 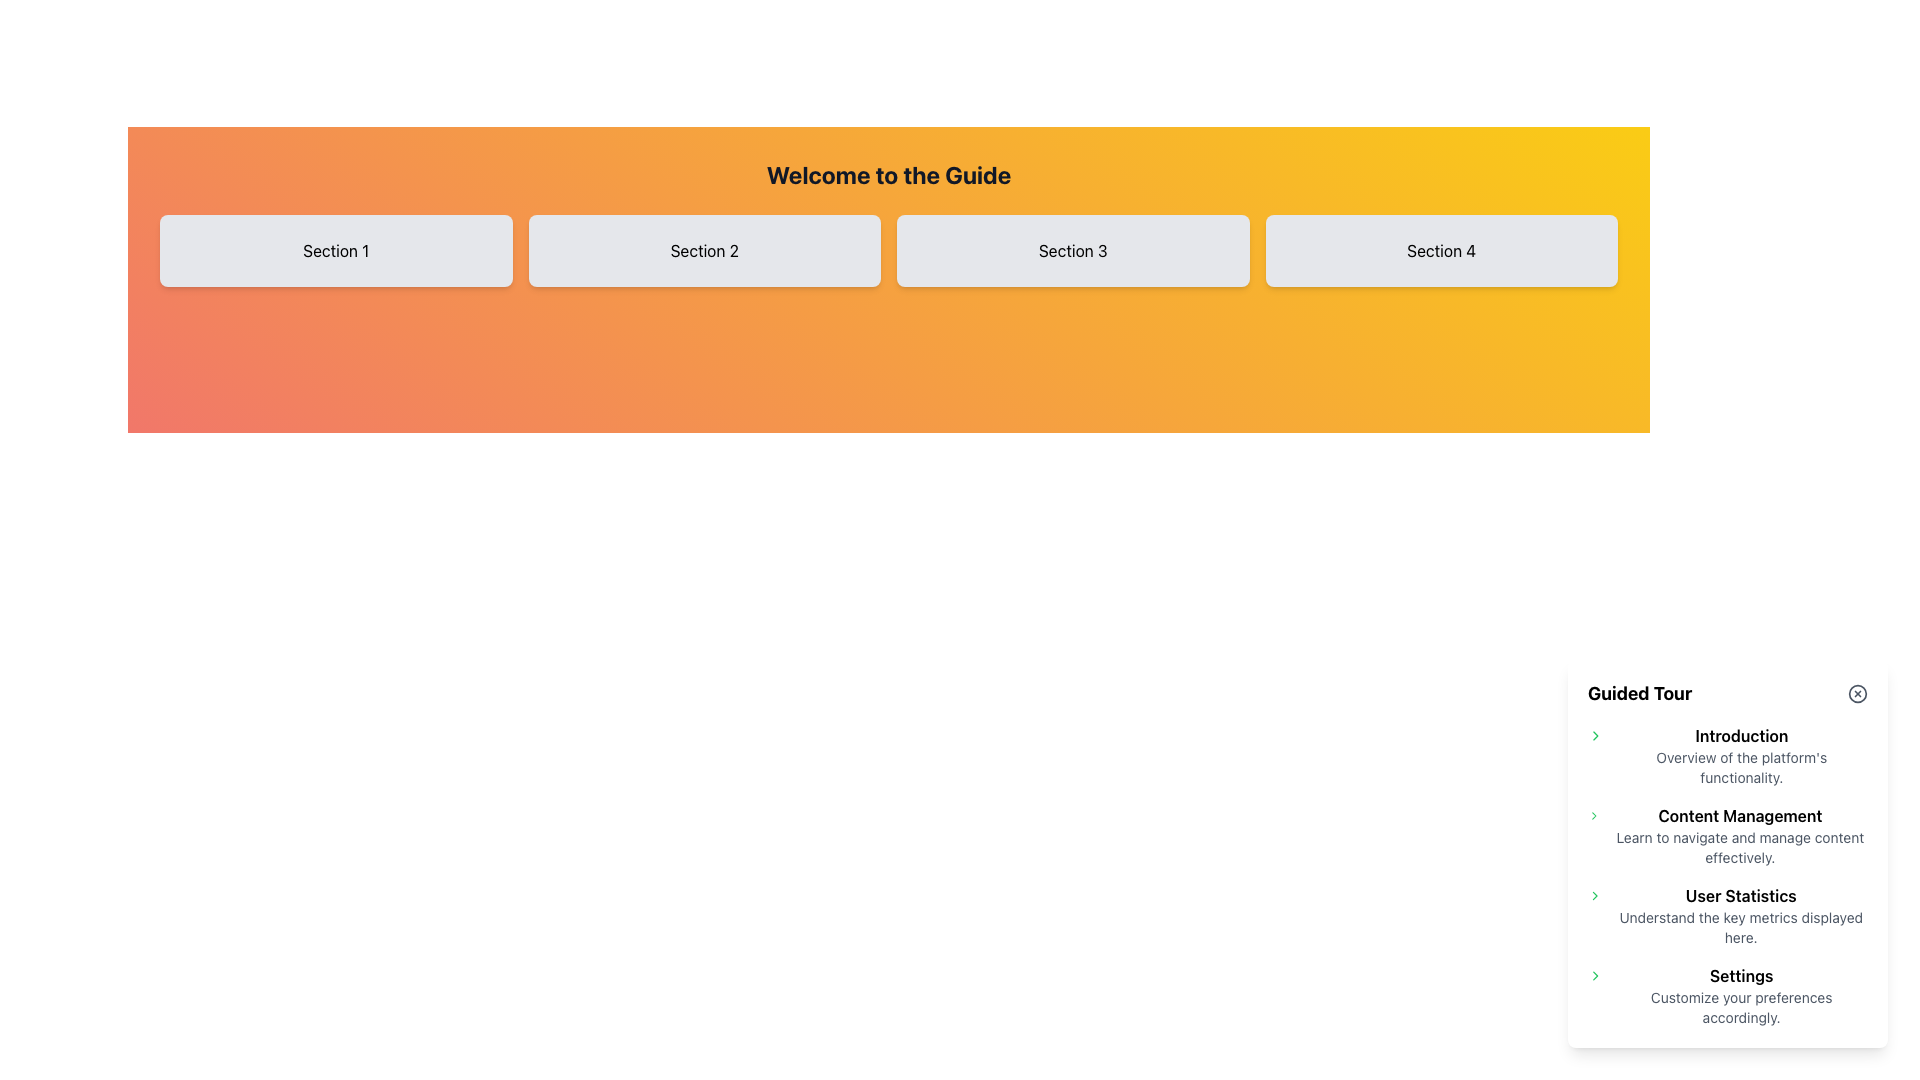 What do you see at coordinates (1739, 836) in the screenshot?
I see `the 'Content Management' text label which is the second item in the 'Guided Tour' section on the right panel, positioned below 'Introduction' and above 'User Statistics'` at bounding box center [1739, 836].